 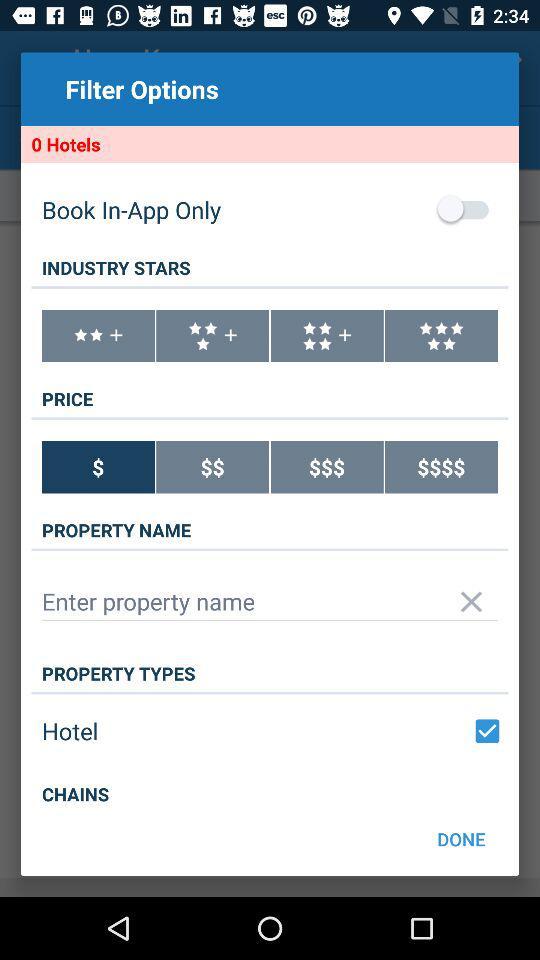 What do you see at coordinates (97, 336) in the screenshot?
I see `note option` at bounding box center [97, 336].